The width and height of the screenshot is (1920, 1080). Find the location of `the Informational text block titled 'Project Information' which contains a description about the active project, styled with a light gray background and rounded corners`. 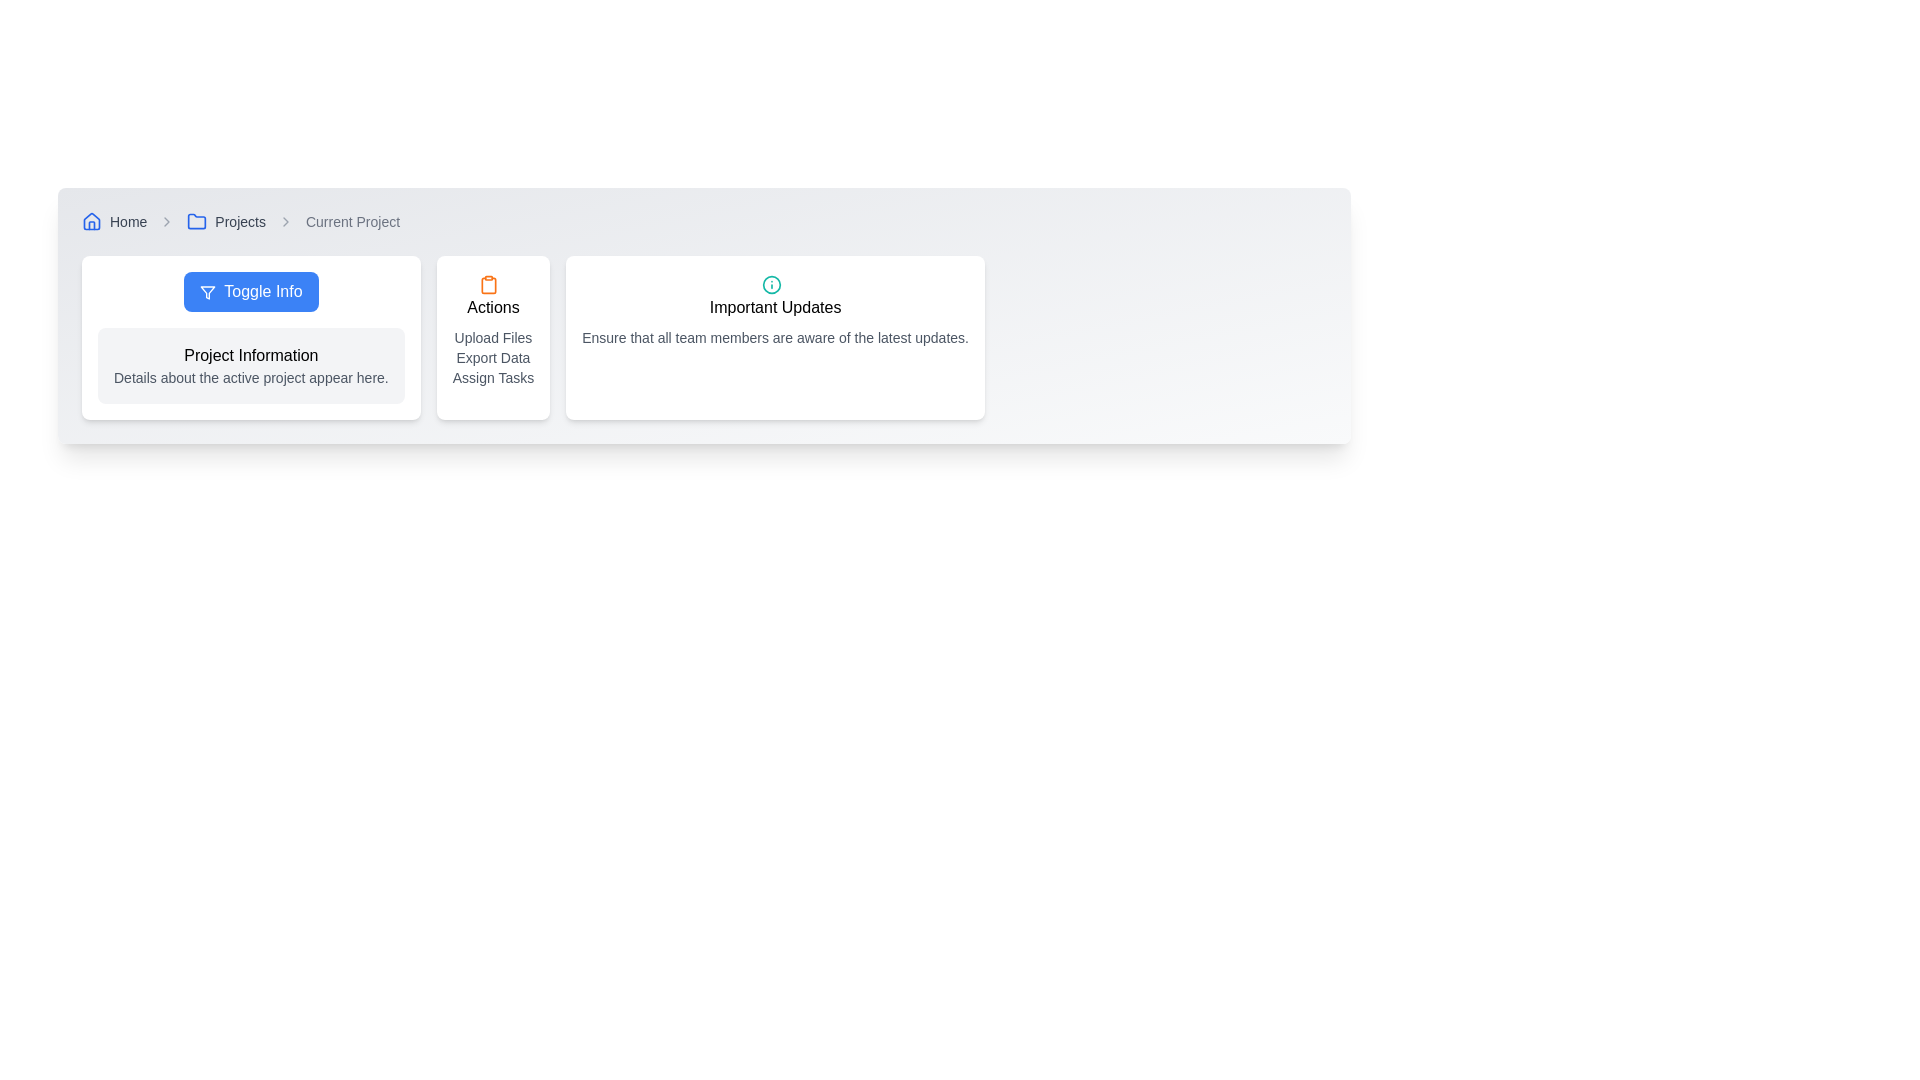

the Informational text block titled 'Project Information' which contains a description about the active project, styled with a light gray background and rounded corners is located at coordinates (250, 366).